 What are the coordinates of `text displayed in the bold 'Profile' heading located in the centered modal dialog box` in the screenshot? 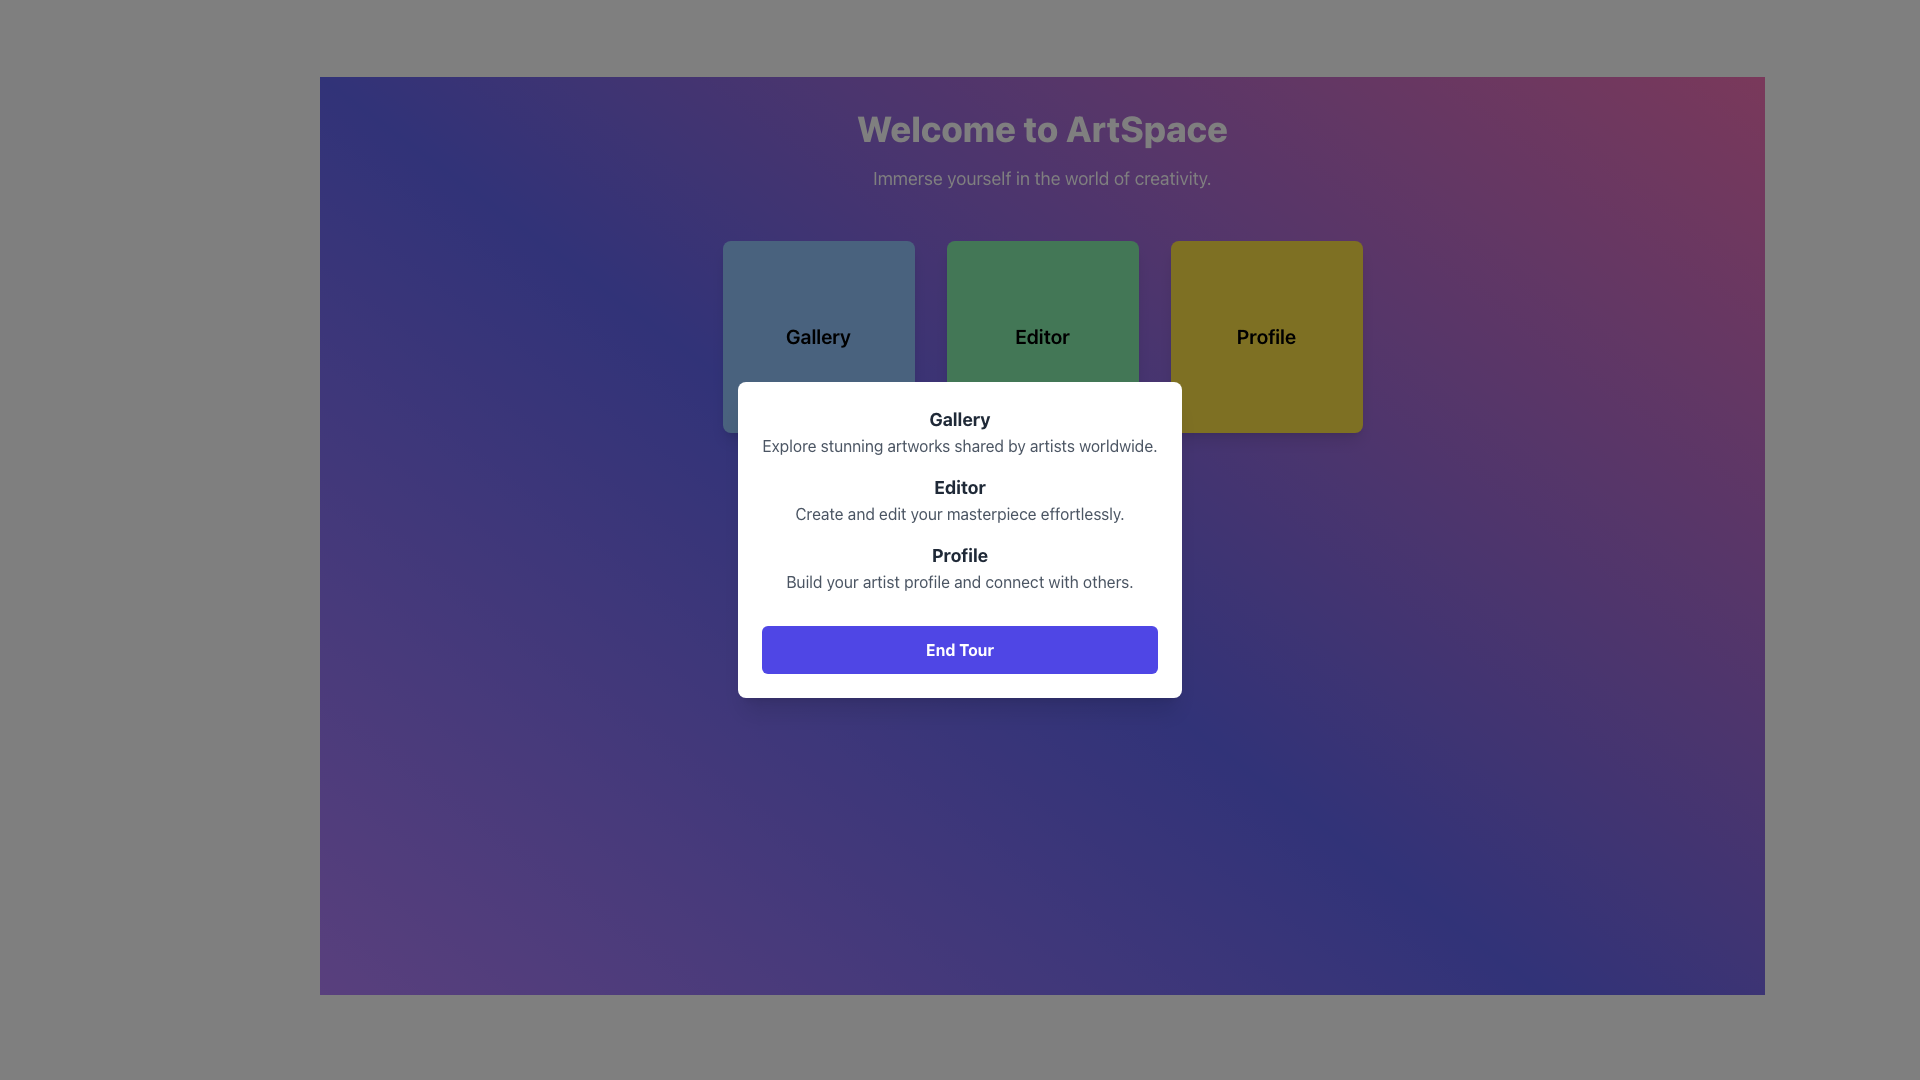 It's located at (960, 555).